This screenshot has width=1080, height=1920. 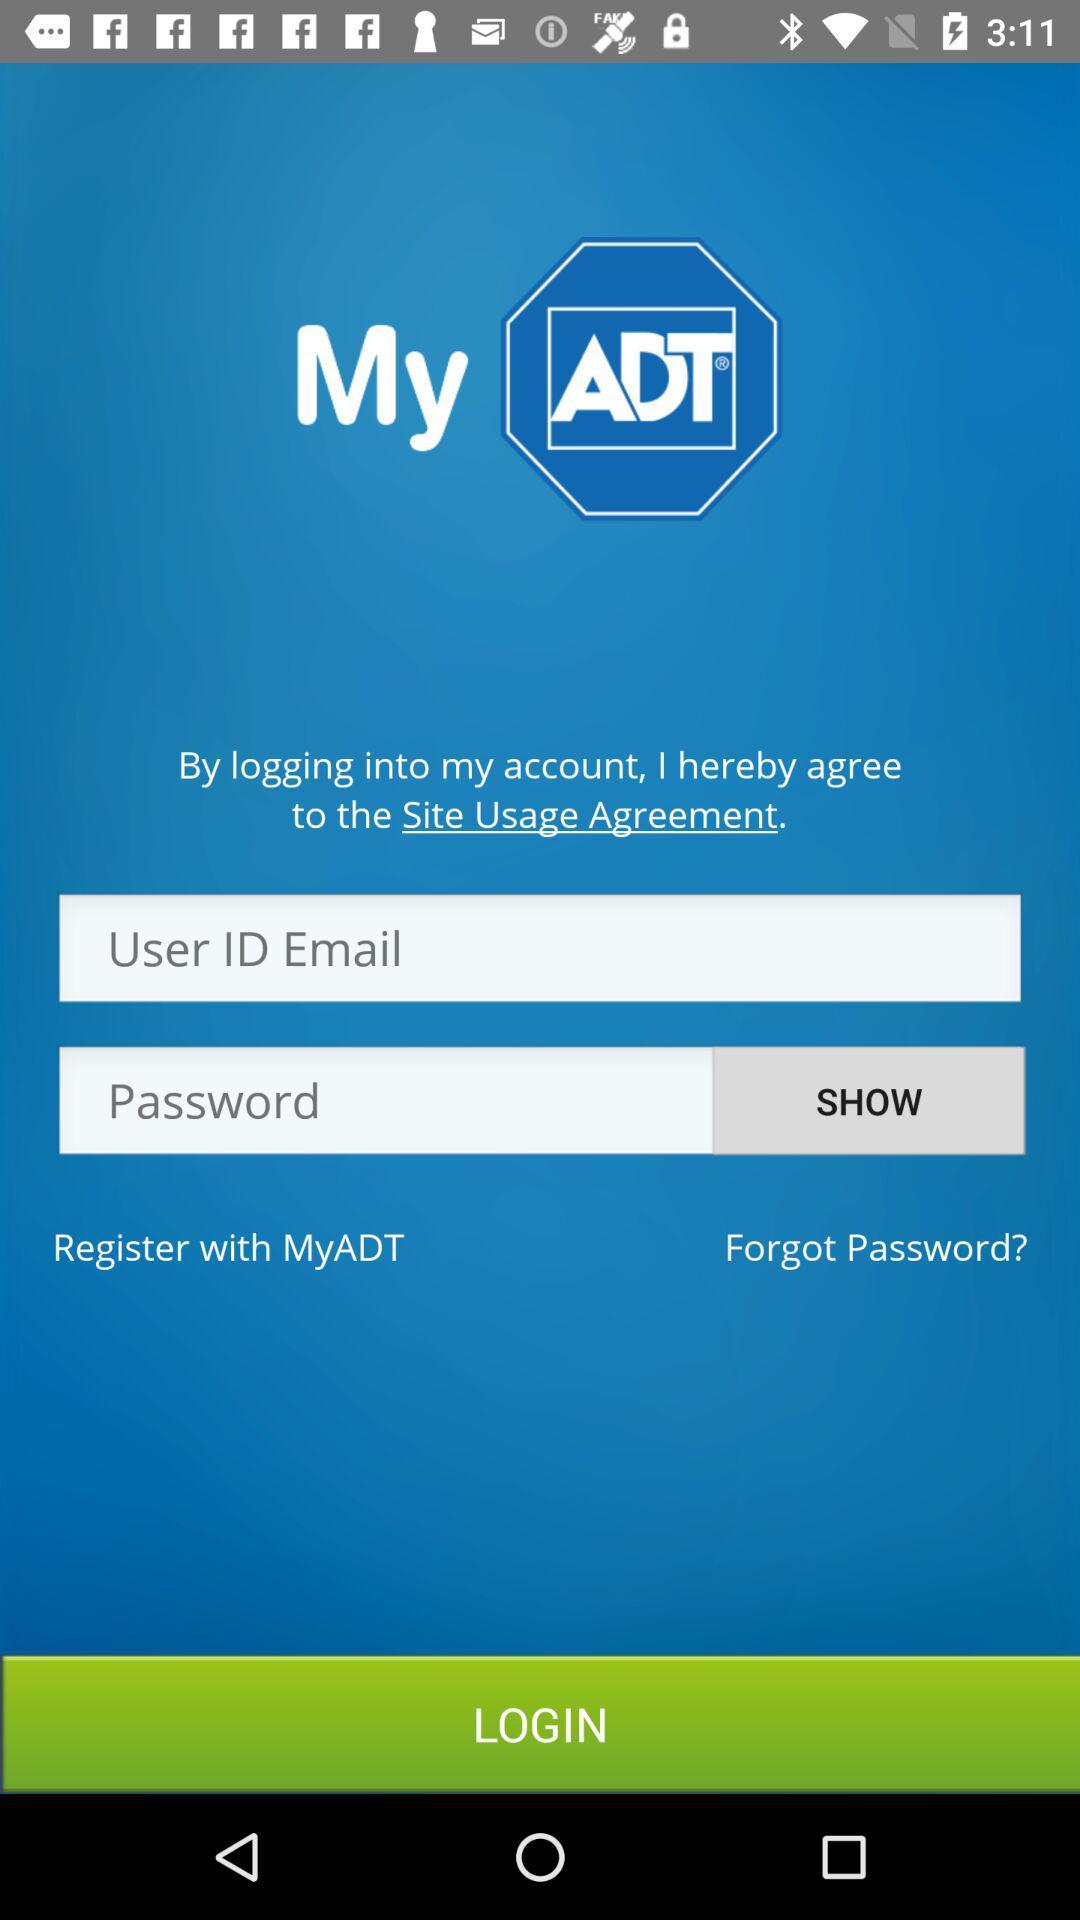 What do you see at coordinates (874, 1245) in the screenshot?
I see `the forgot password? item` at bounding box center [874, 1245].